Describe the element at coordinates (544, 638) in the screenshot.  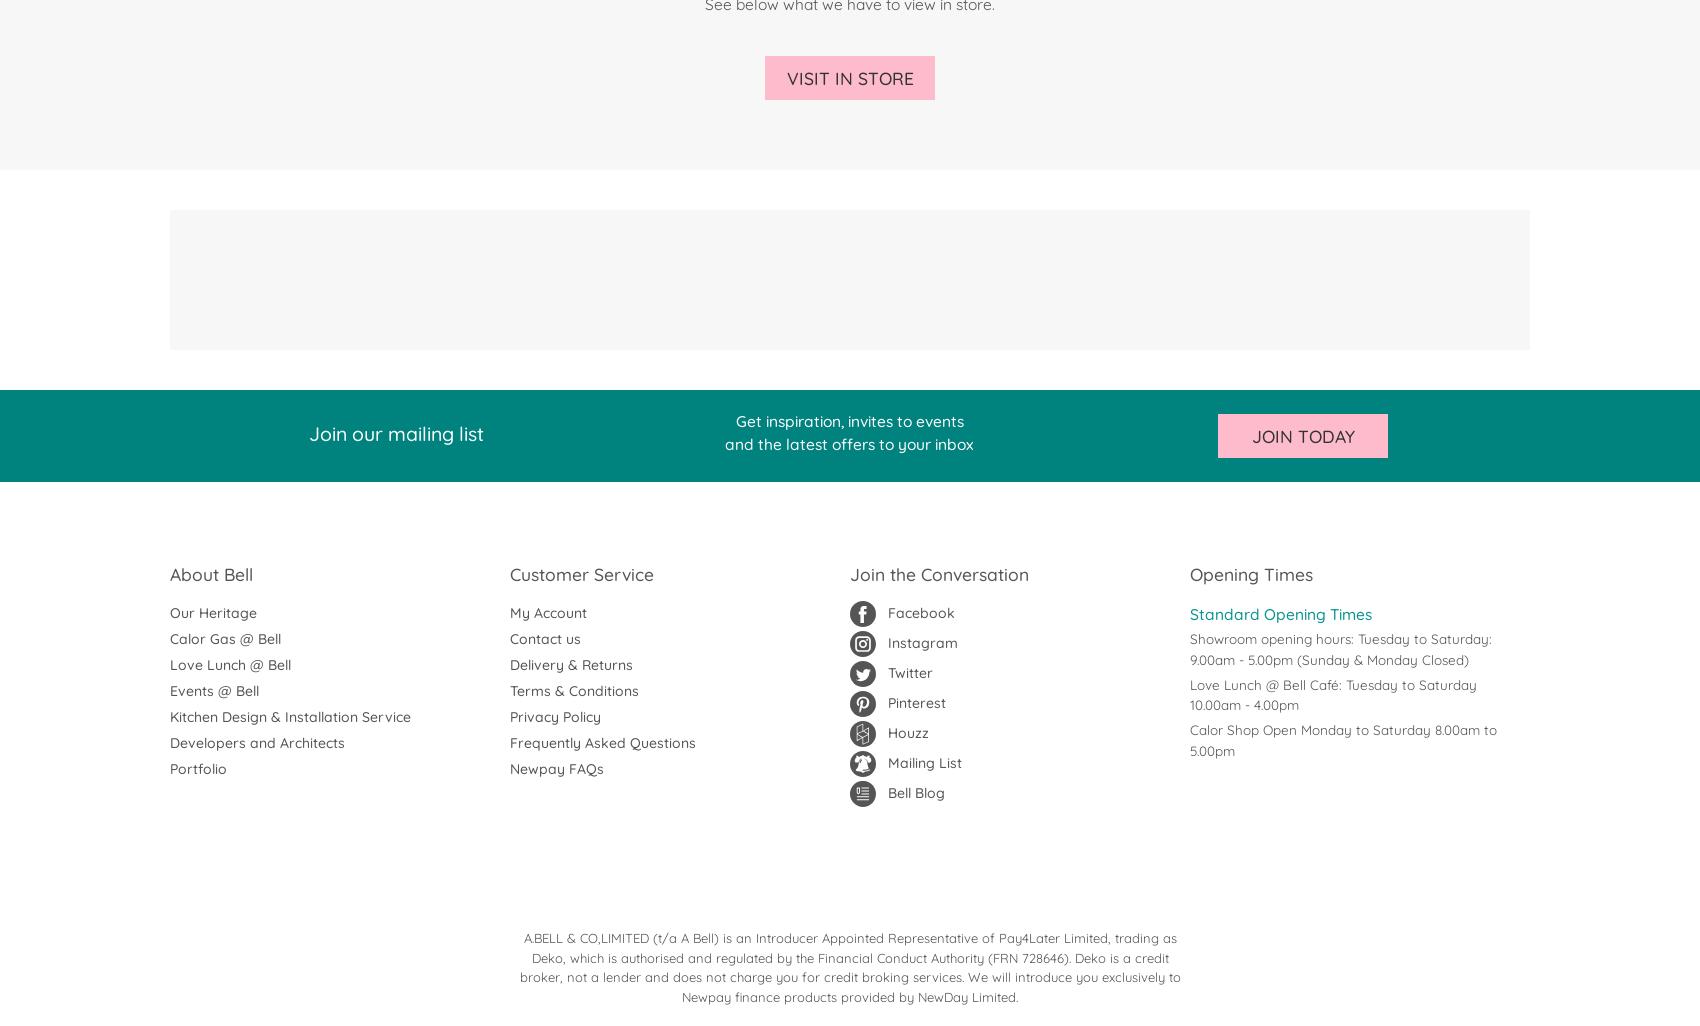
I see `'Contact us'` at that location.